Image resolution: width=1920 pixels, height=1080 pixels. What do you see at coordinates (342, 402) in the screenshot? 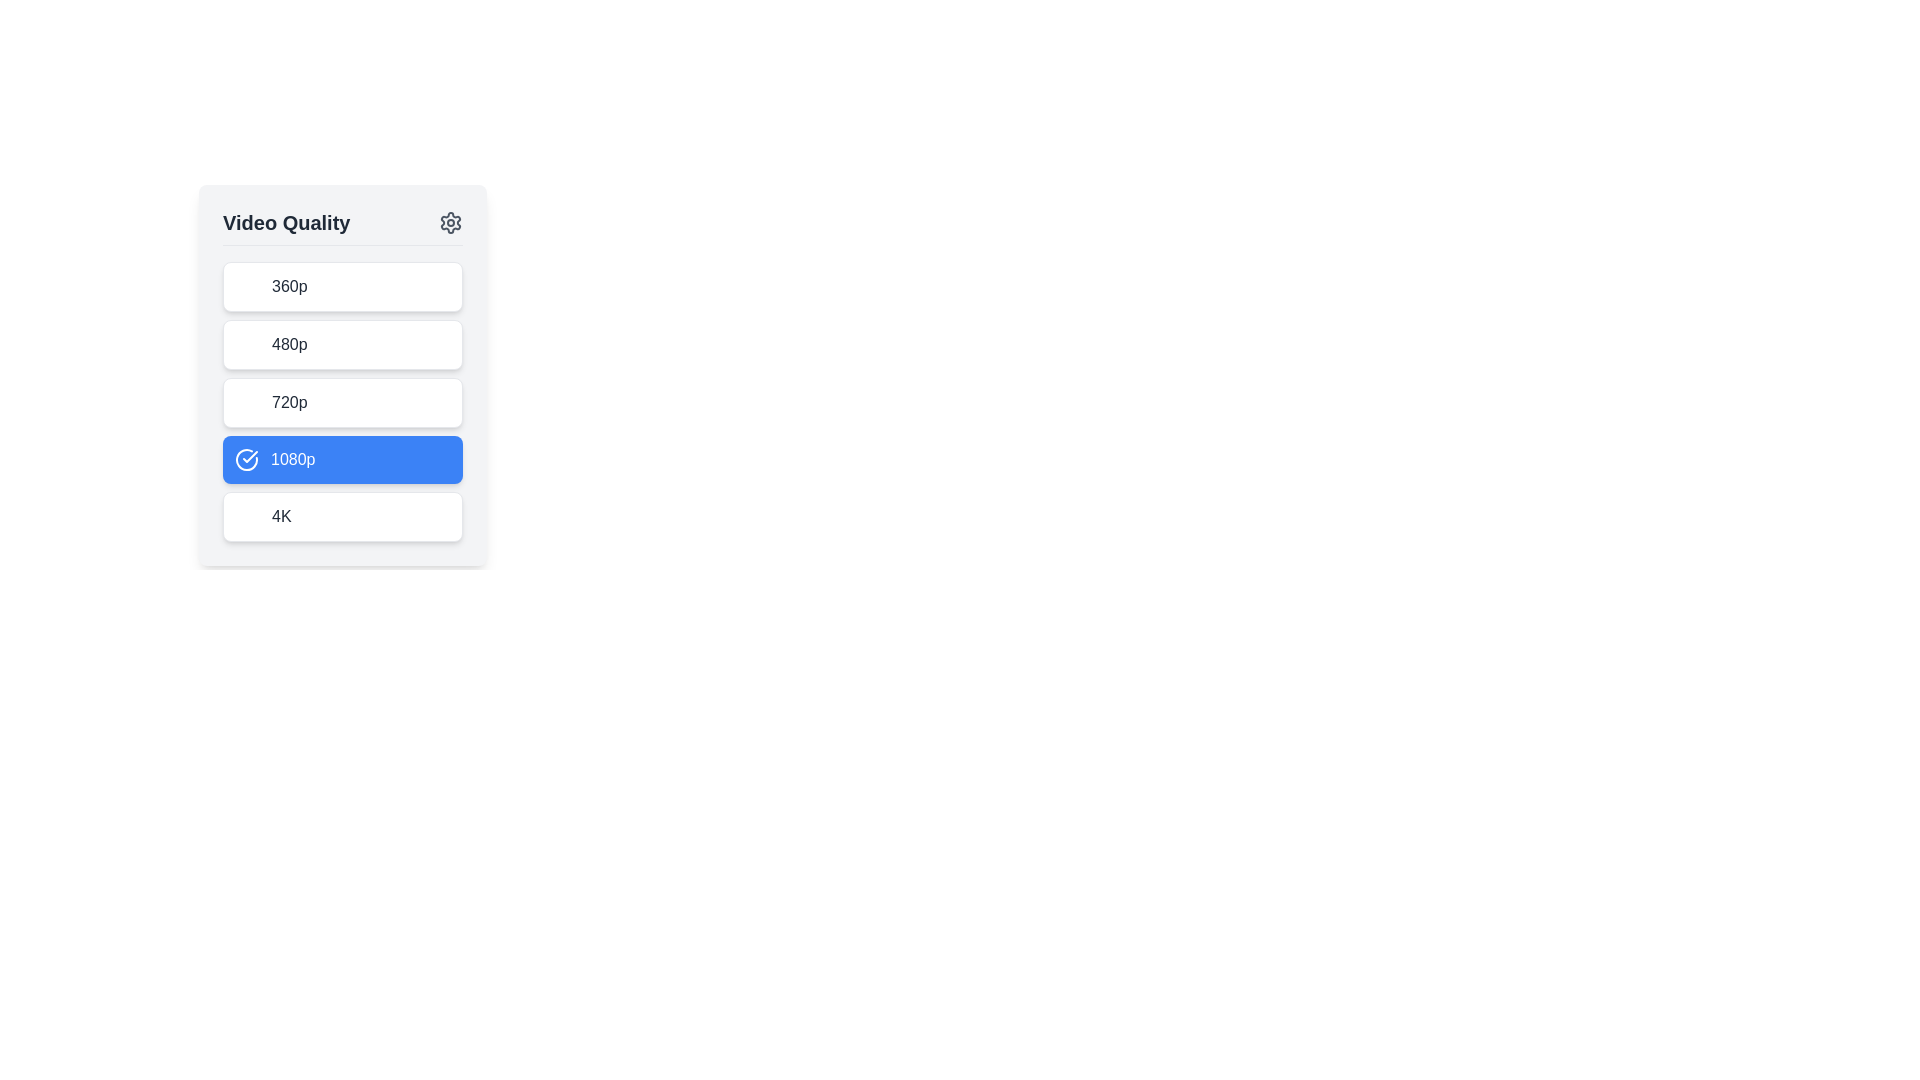
I see `the '720p' video quality button located in the 'Video Quality' section, which is the fourth button in a vertical stack` at bounding box center [342, 402].